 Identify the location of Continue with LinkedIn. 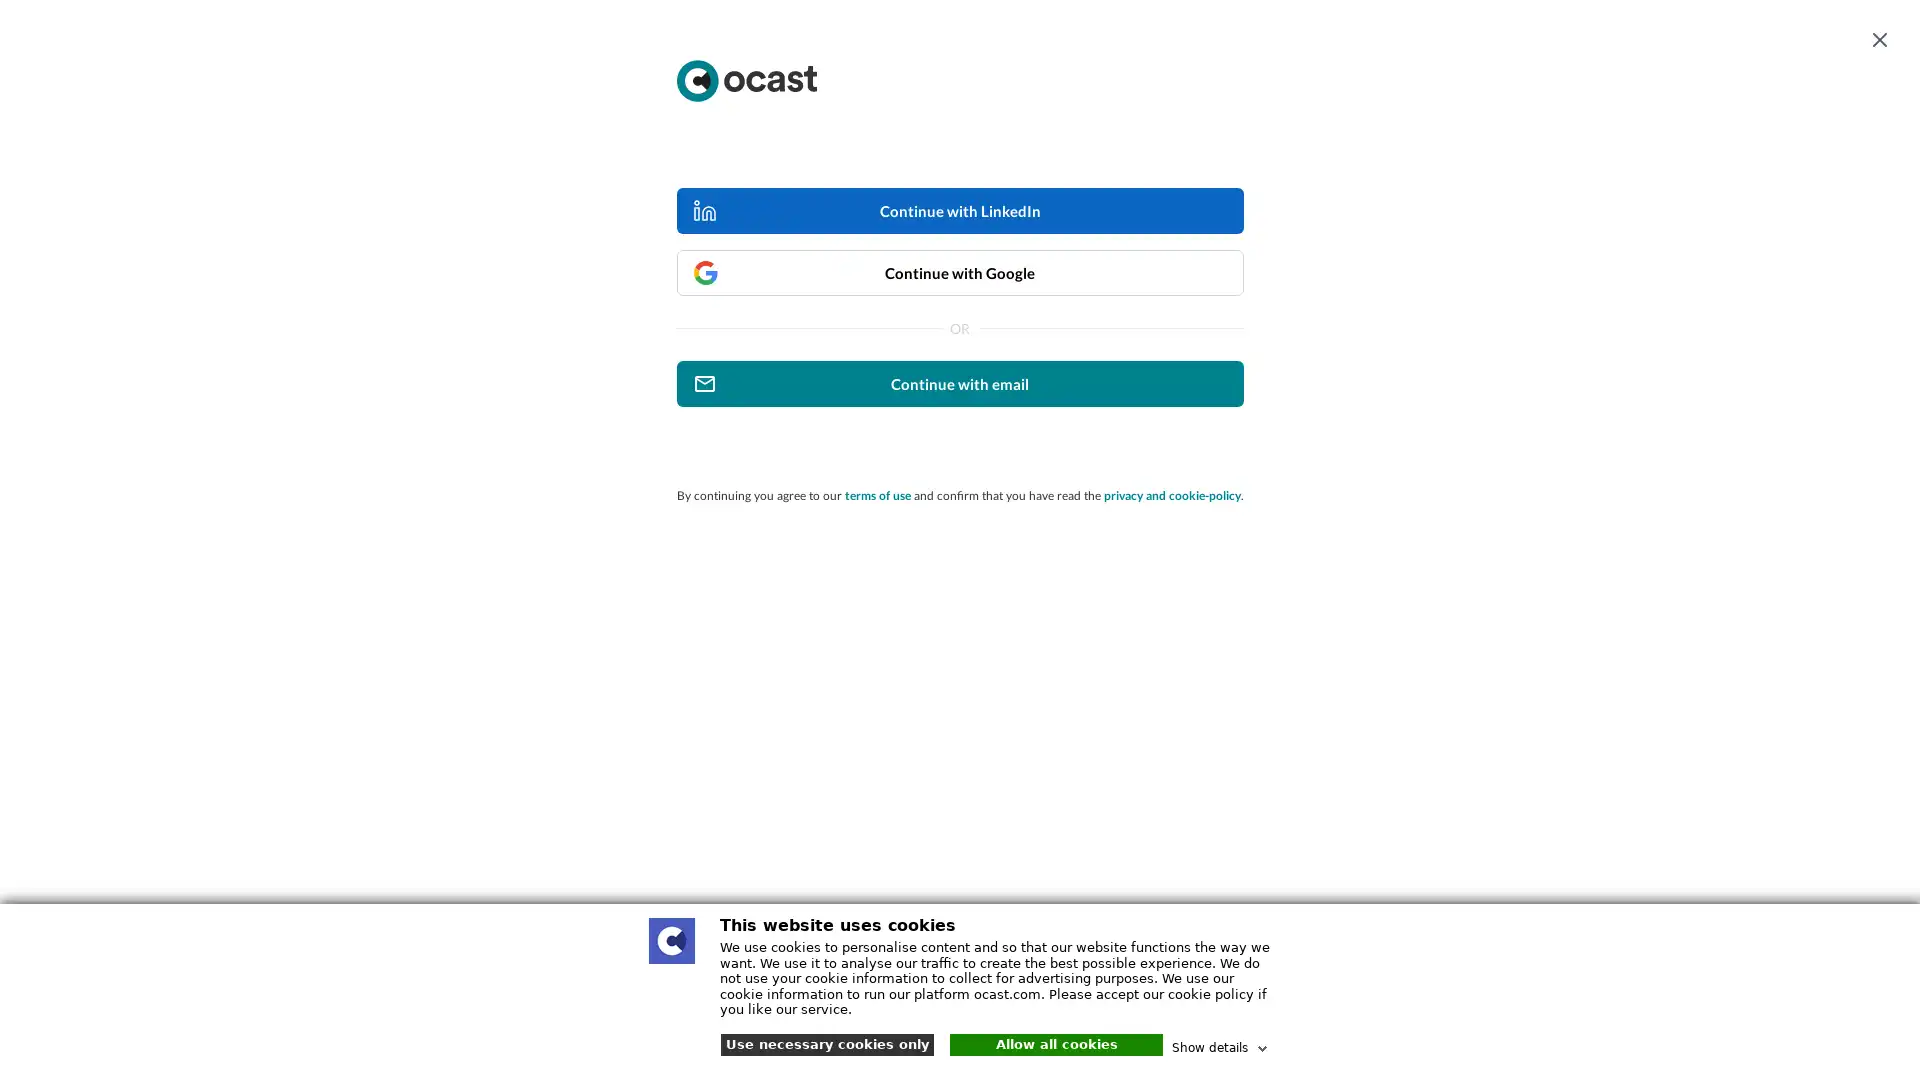
(958, 211).